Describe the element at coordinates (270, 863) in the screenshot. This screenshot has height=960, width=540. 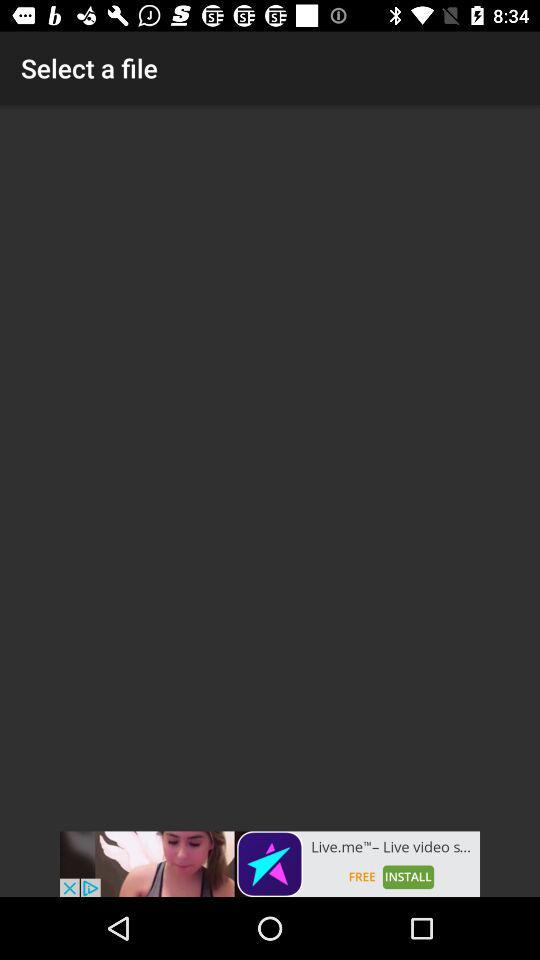
I see `advertisement 's website` at that location.